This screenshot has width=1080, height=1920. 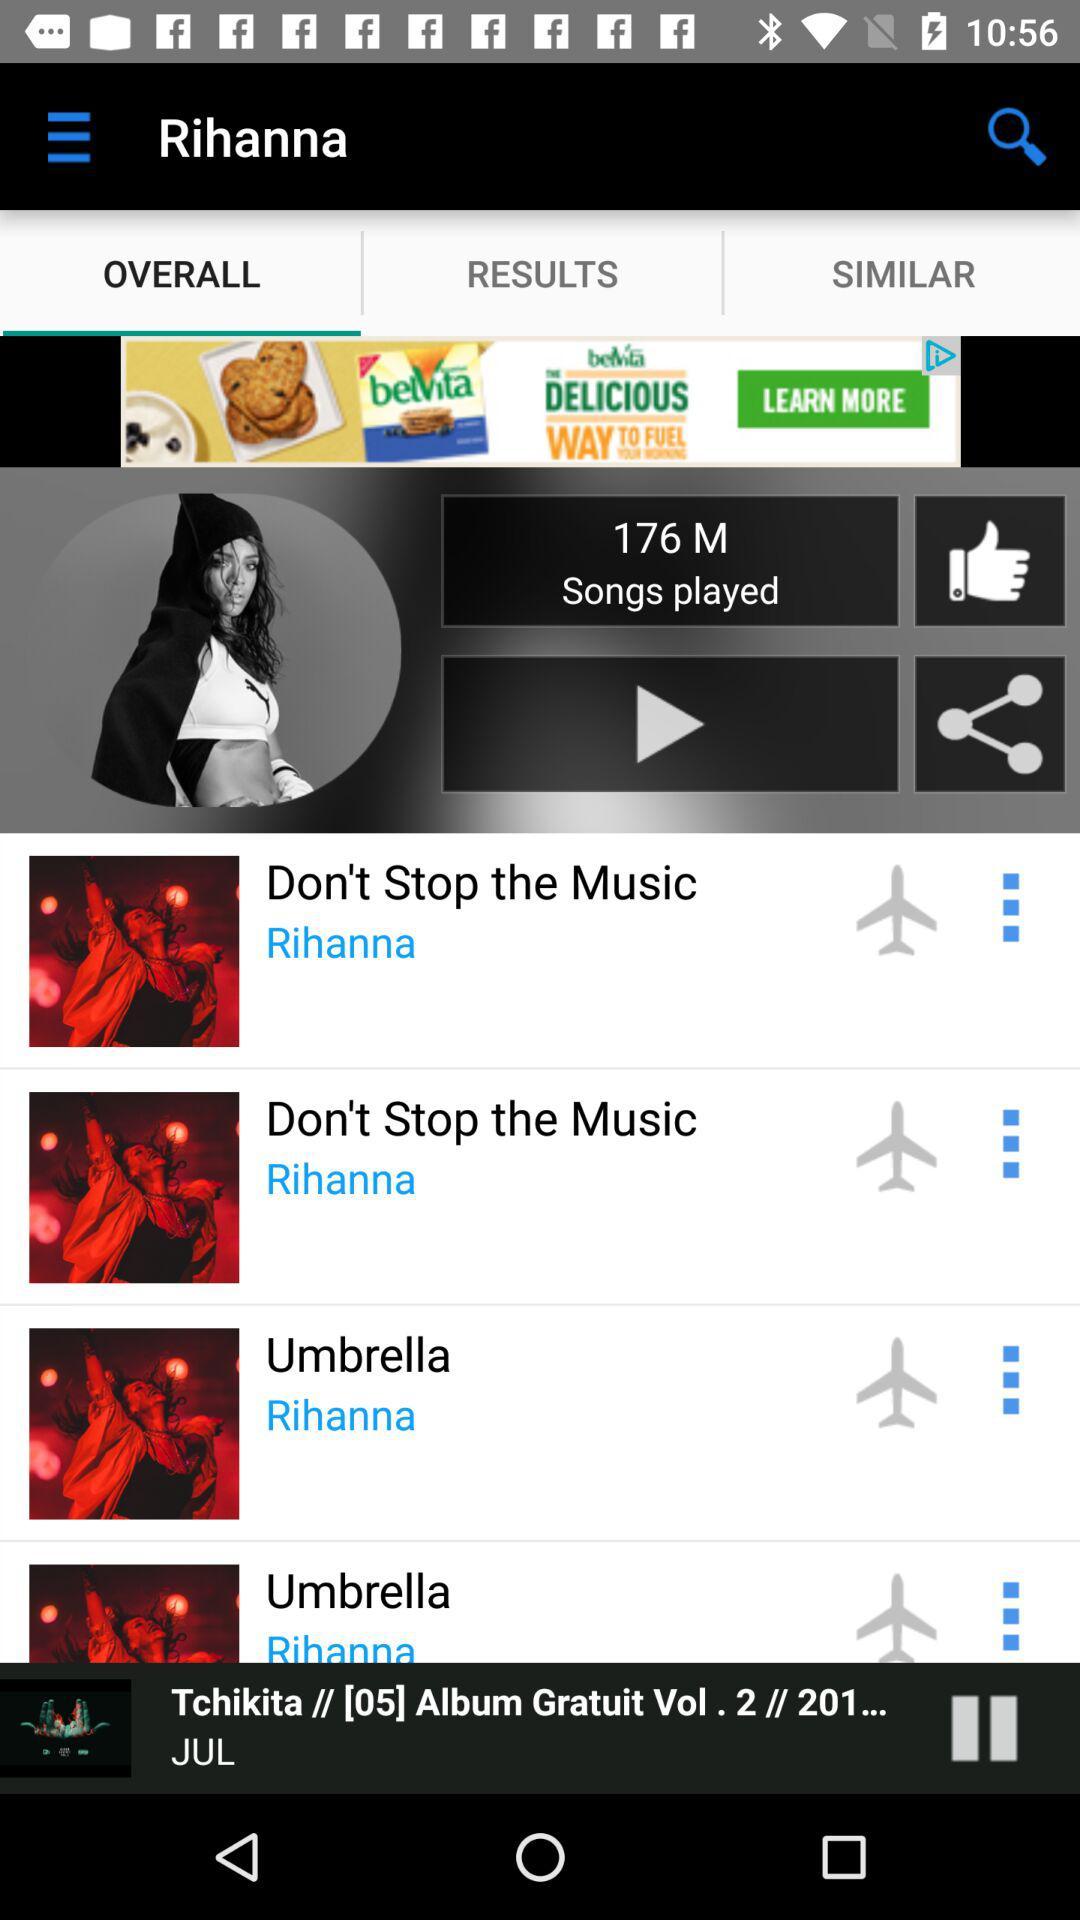 What do you see at coordinates (670, 723) in the screenshot?
I see `play button` at bounding box center [670, 723].